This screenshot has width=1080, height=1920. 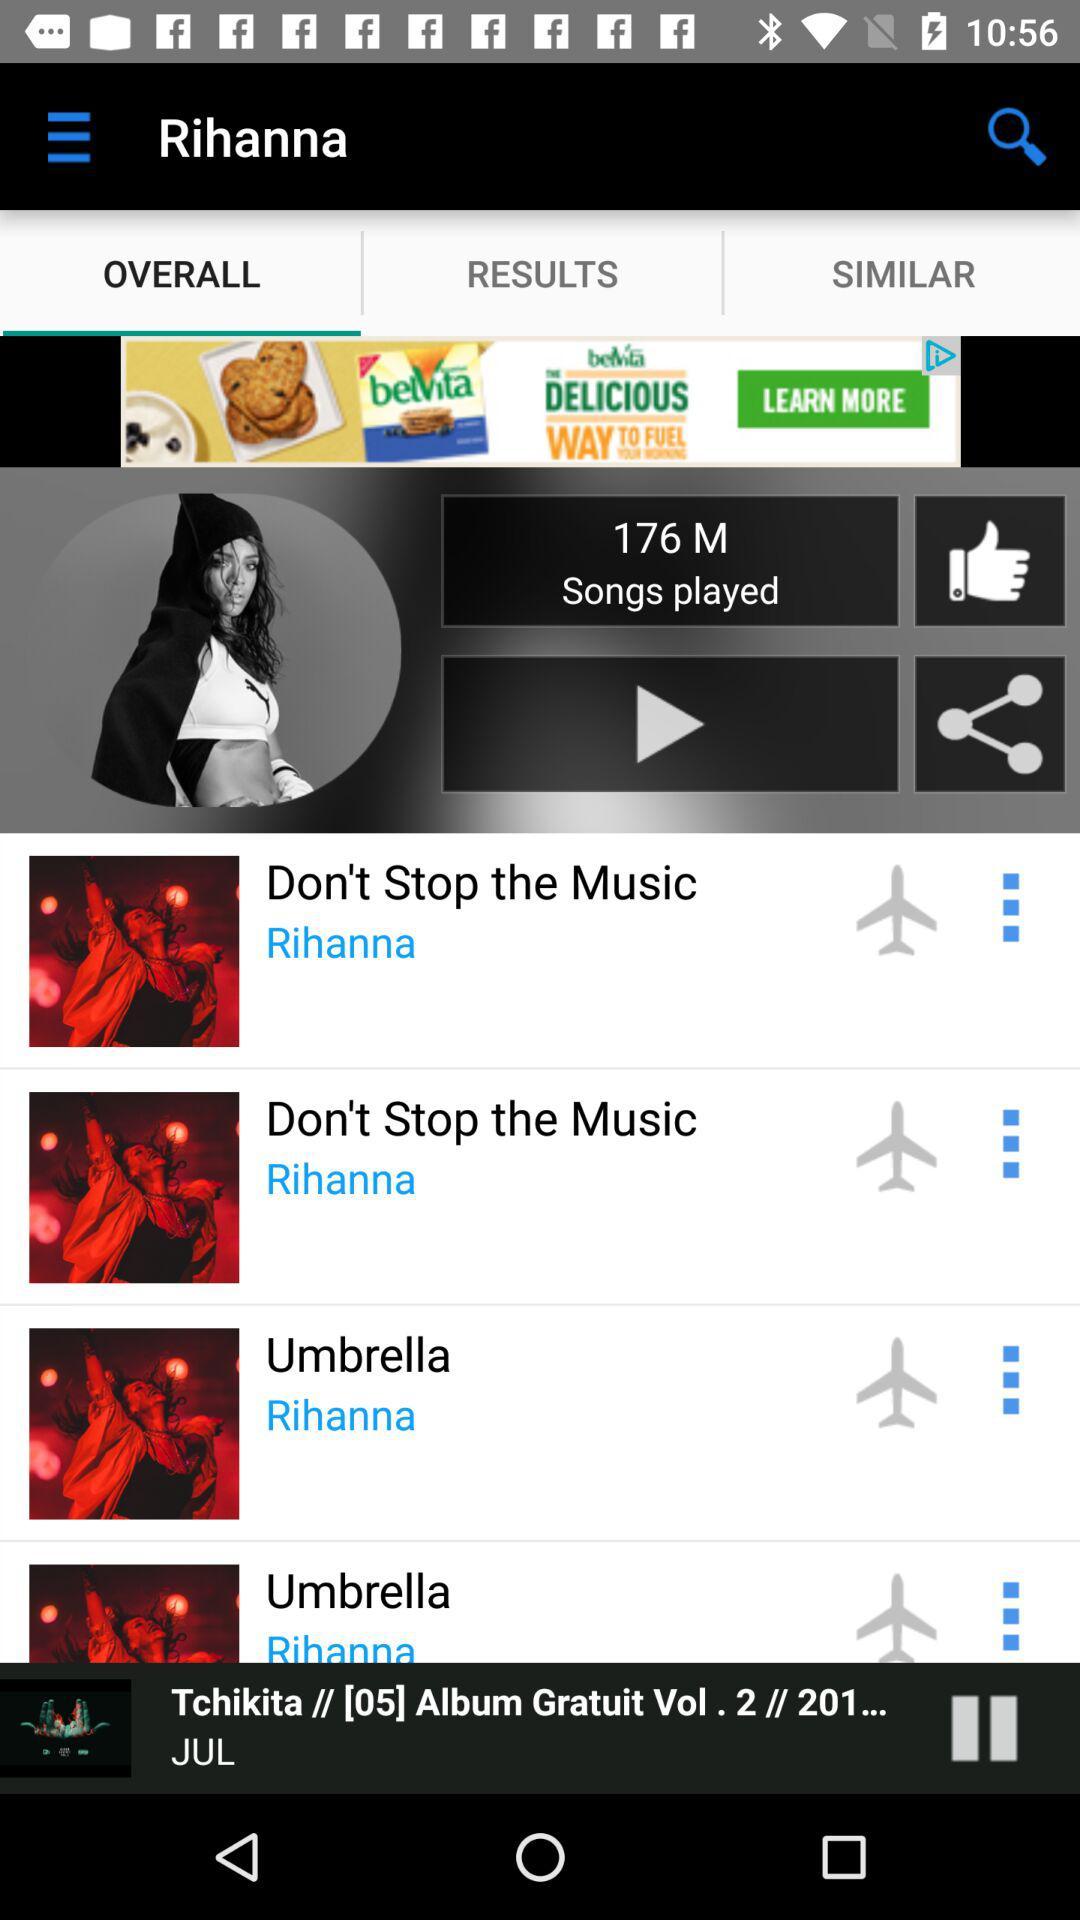 What do you see at coordinates (670, 723) in the screenshot?
I see `play button` at bounding box center [670, 723].